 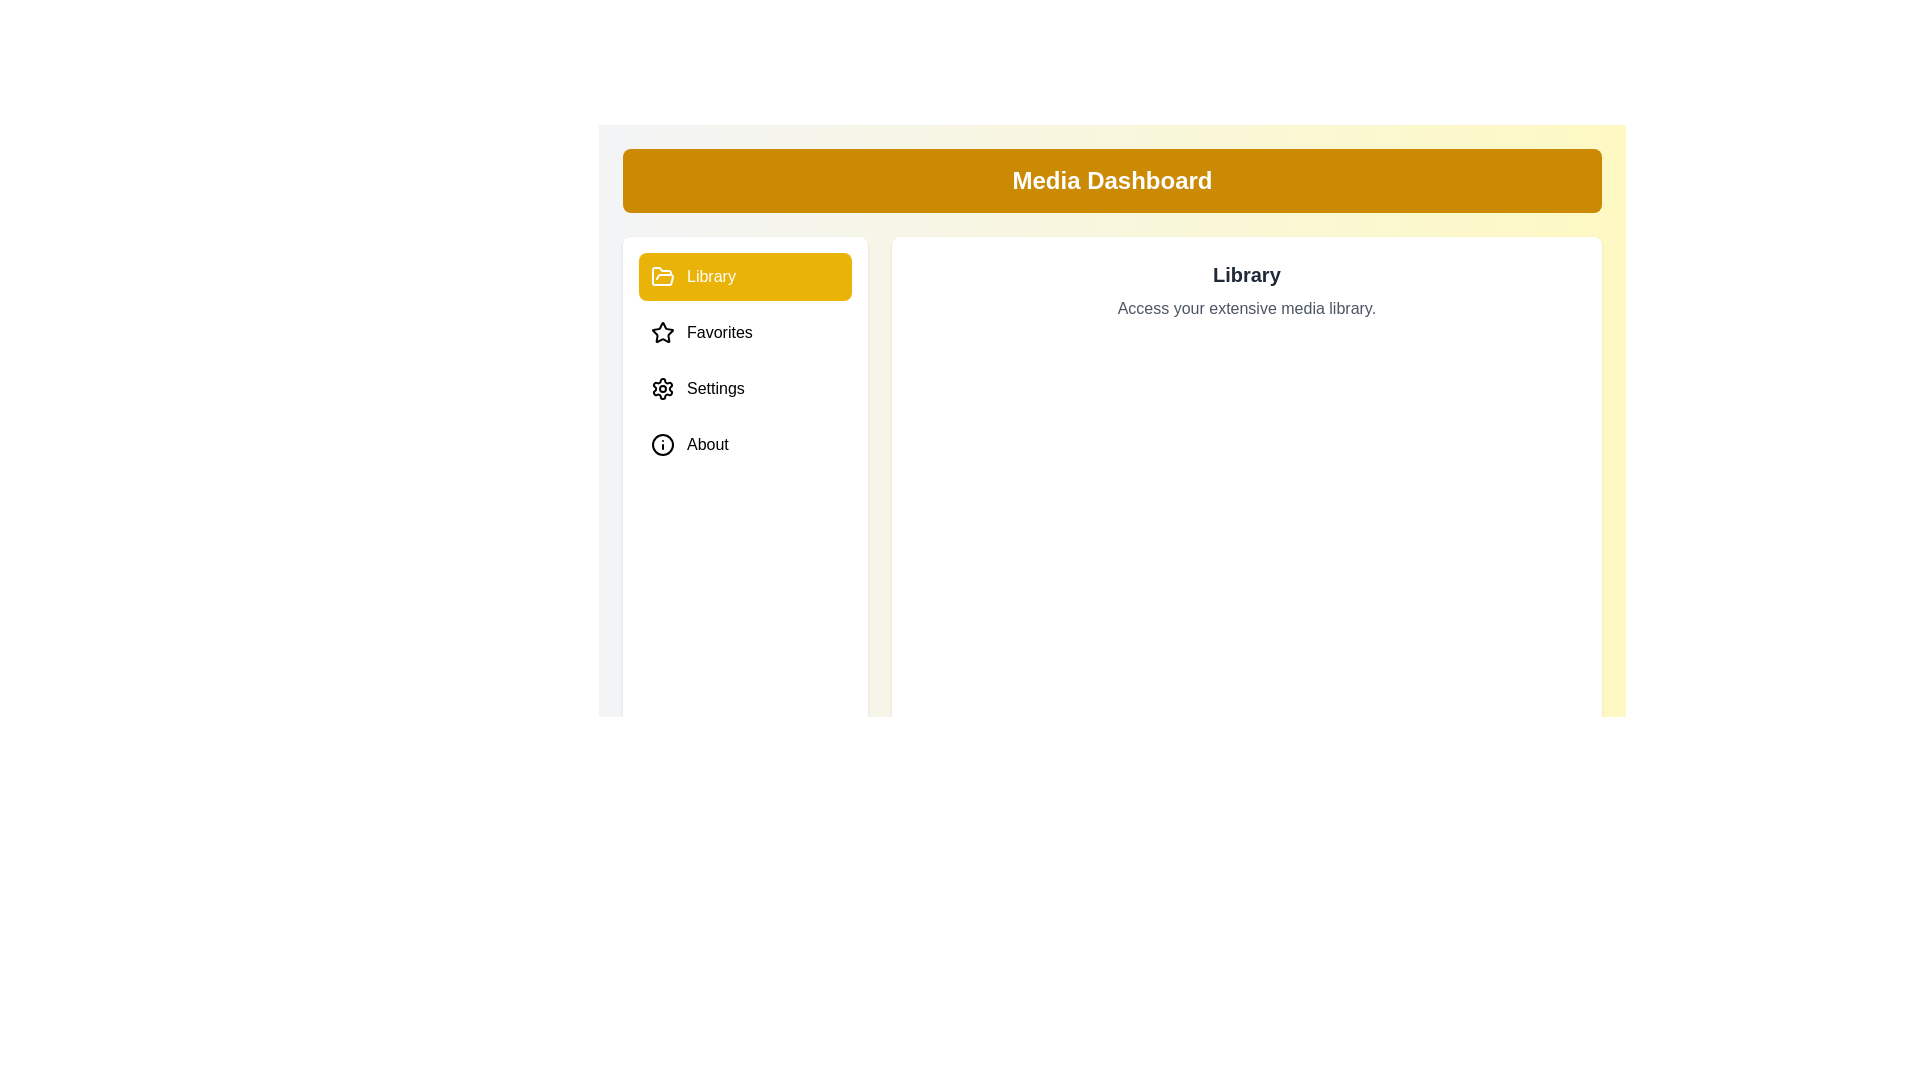 I want to click on the Favorites tab to preview its hover effect, so click(x=744, y=331).